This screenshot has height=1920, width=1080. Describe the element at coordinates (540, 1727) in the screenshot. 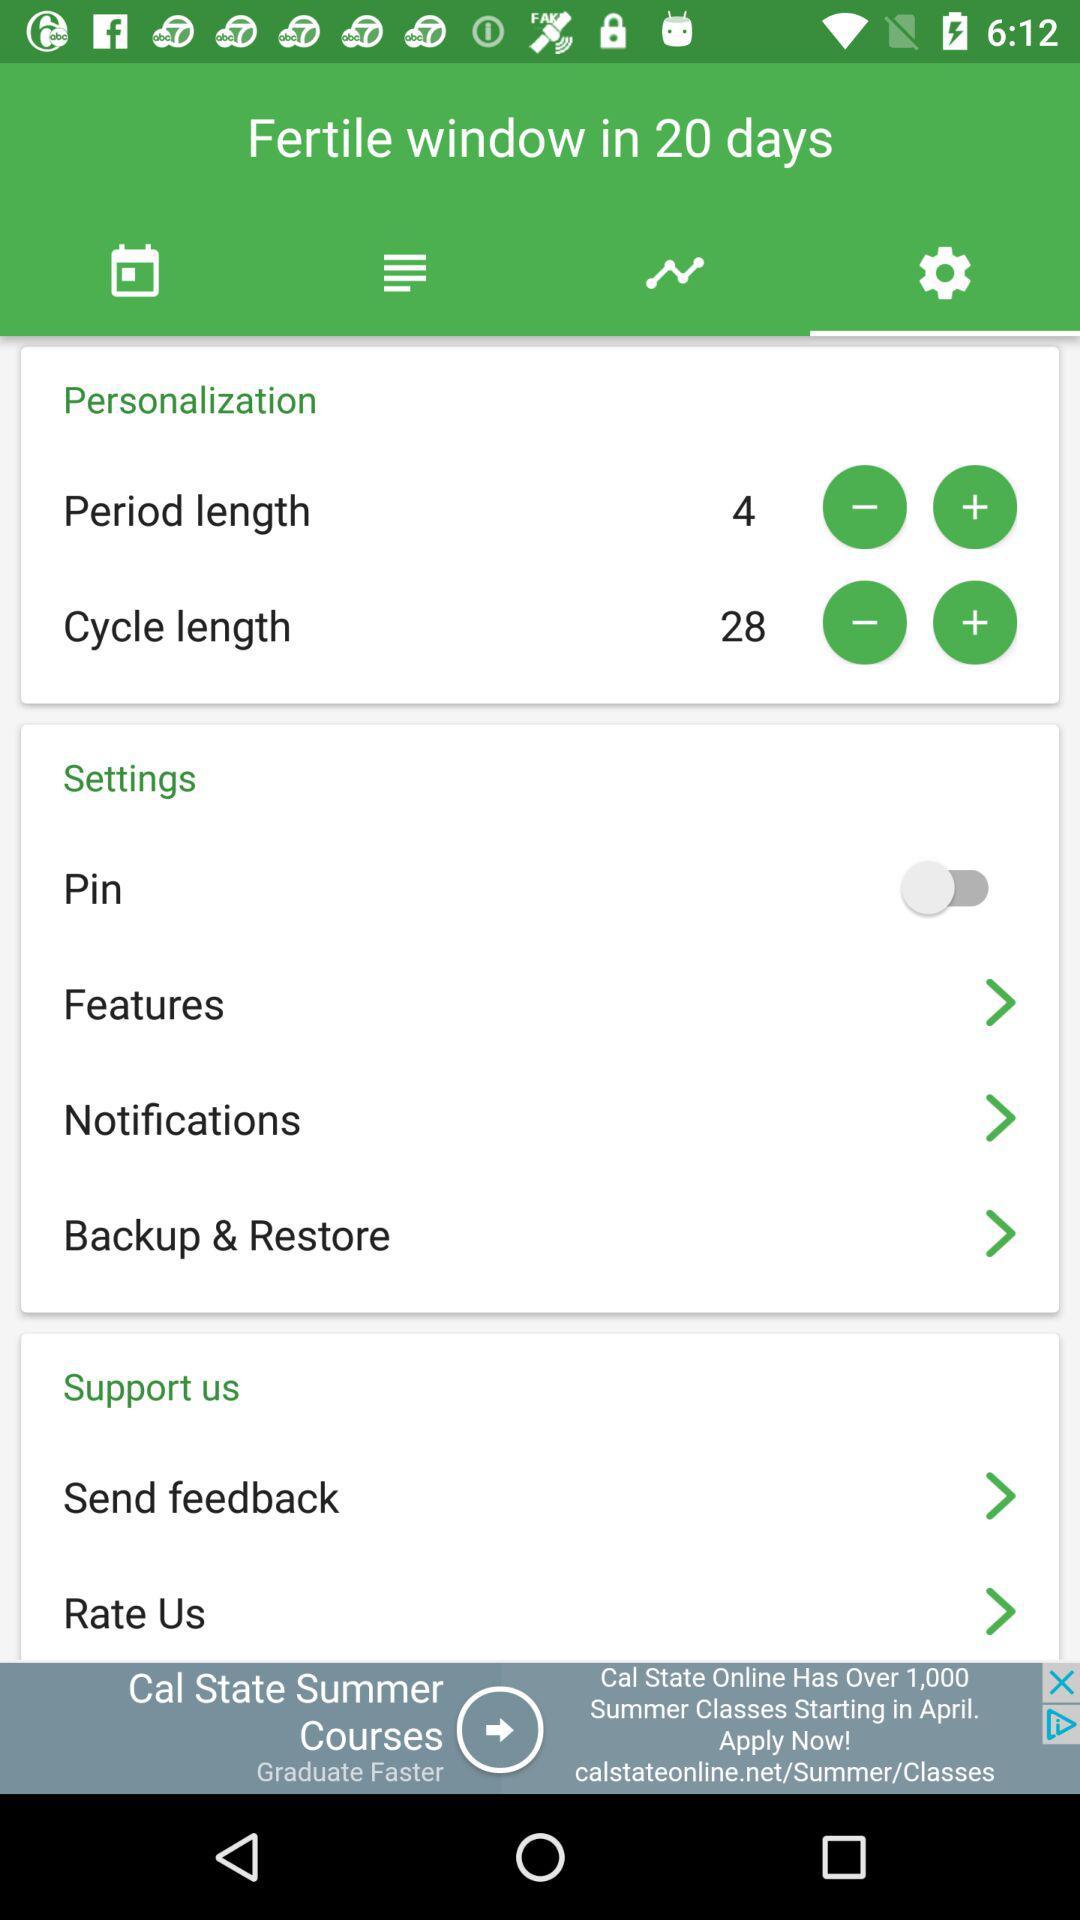

I see `open an advertisements` at that location.